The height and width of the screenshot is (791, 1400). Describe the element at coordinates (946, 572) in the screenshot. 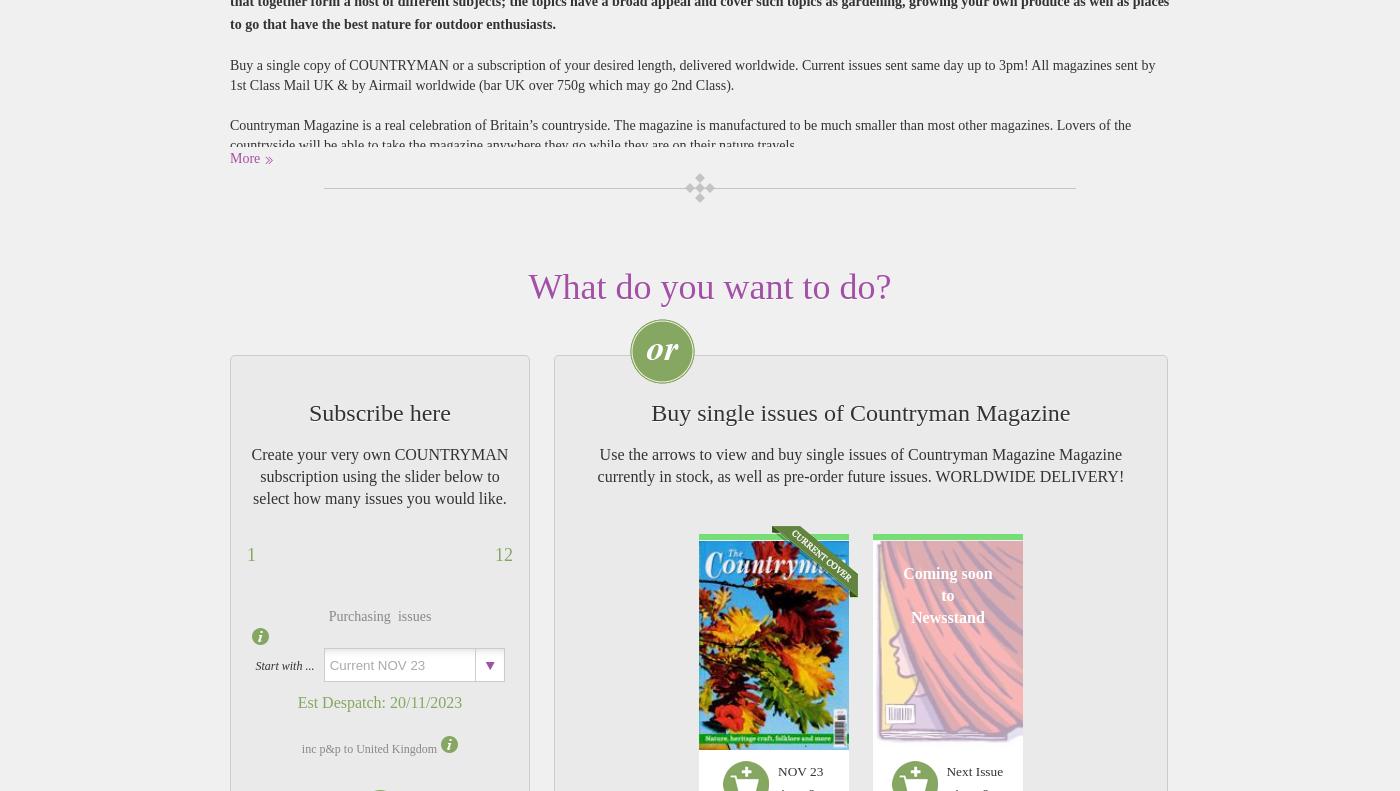

I see `'Coming soon'` at that location.